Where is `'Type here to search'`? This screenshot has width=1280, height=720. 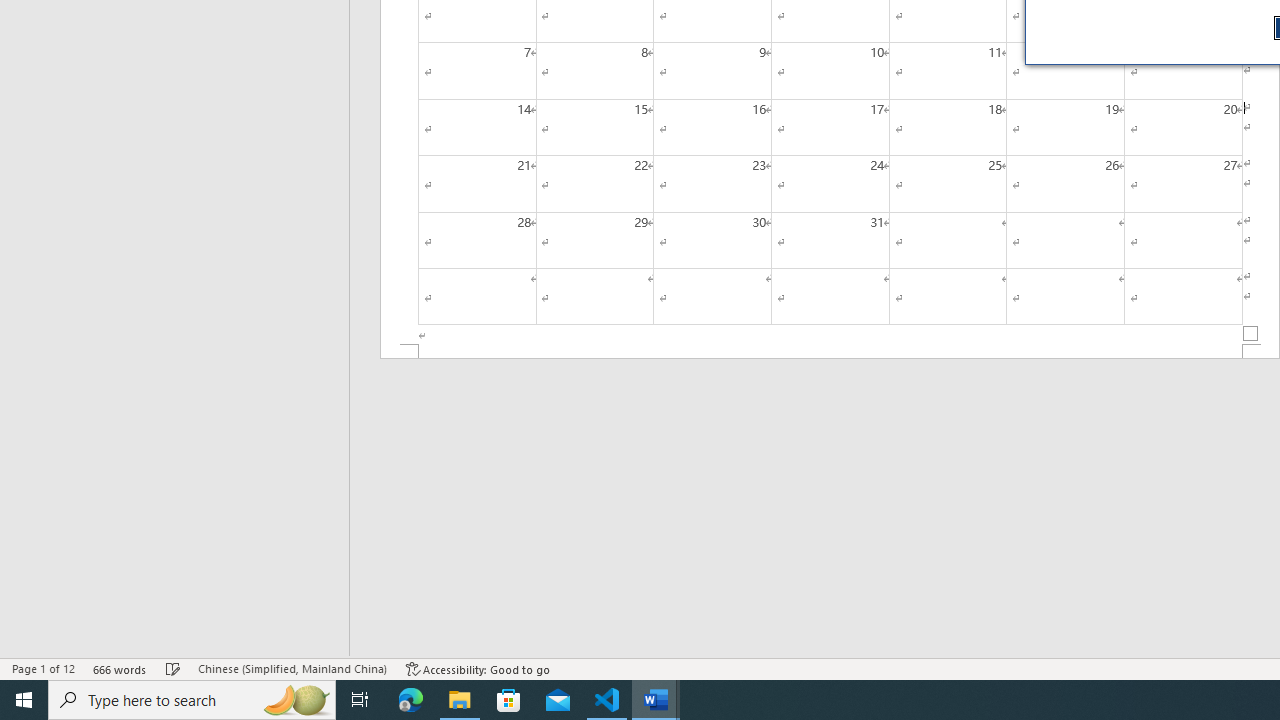
'Type here to search' is located at coordinates (192, 698).